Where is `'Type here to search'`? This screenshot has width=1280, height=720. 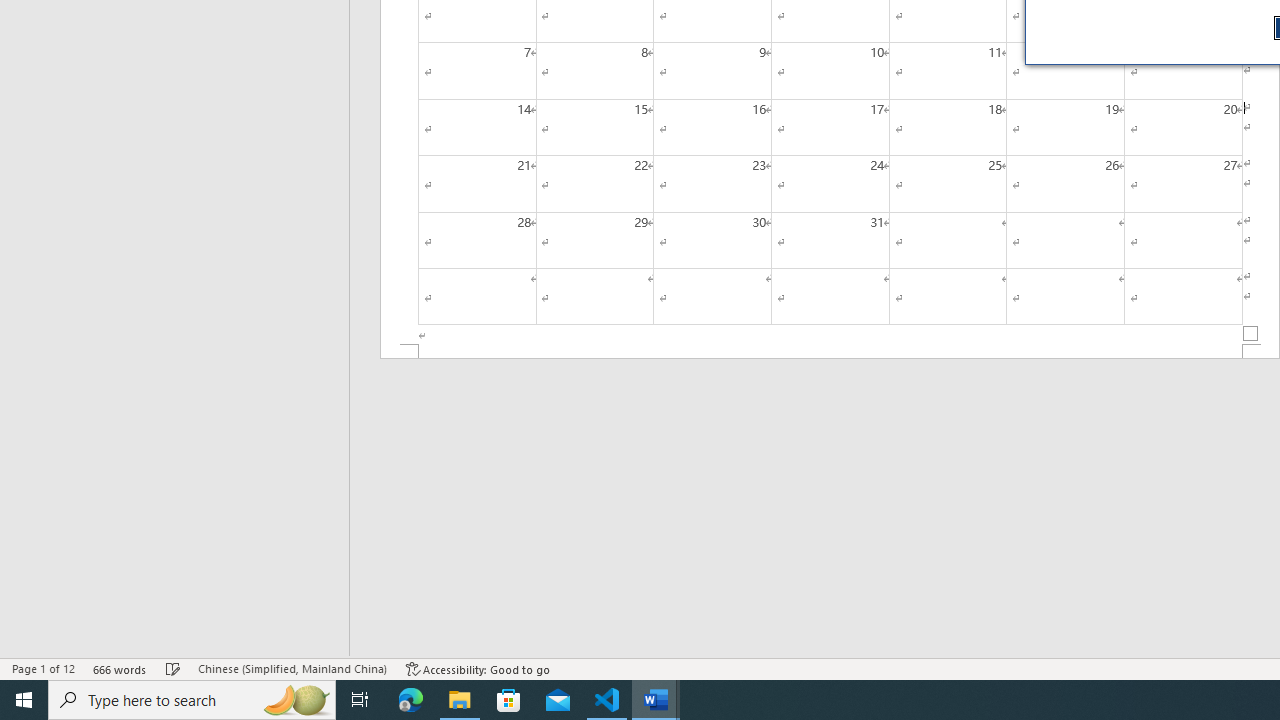
'Type here to search' is located at coordinates (192, 698).